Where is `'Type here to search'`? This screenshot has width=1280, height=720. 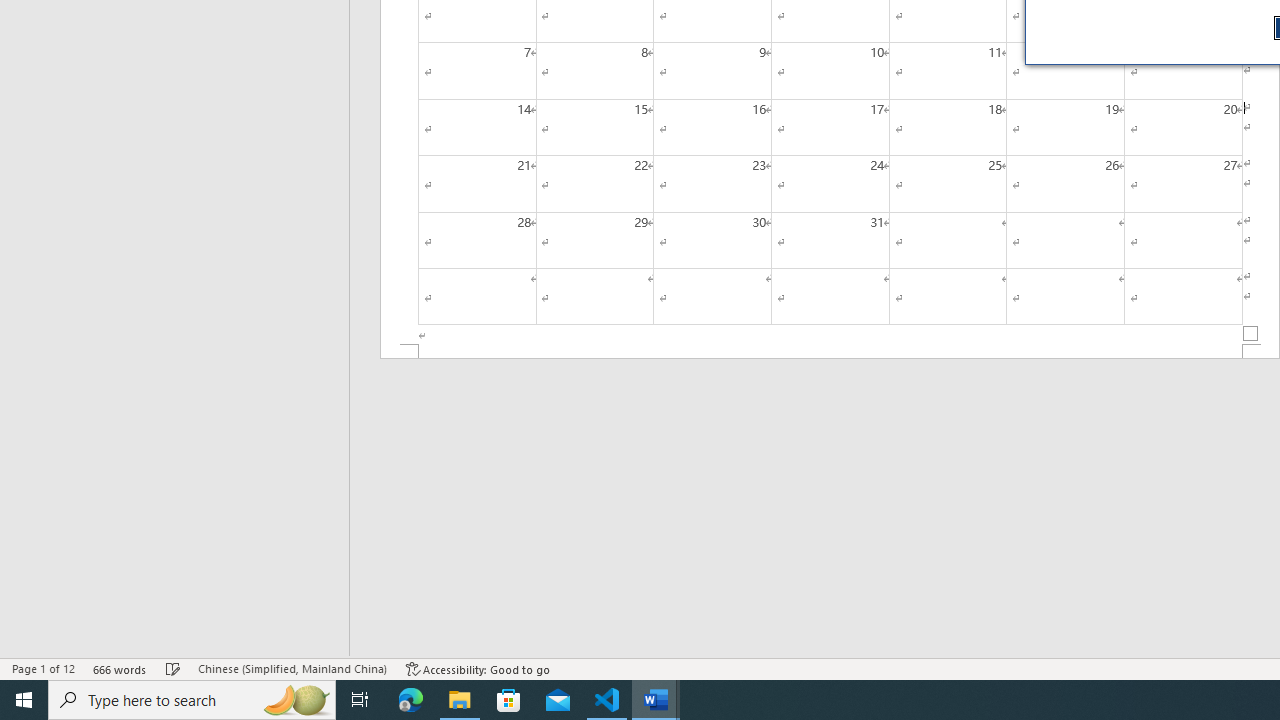
'Type here to search' is located at coordinates (192, 698).